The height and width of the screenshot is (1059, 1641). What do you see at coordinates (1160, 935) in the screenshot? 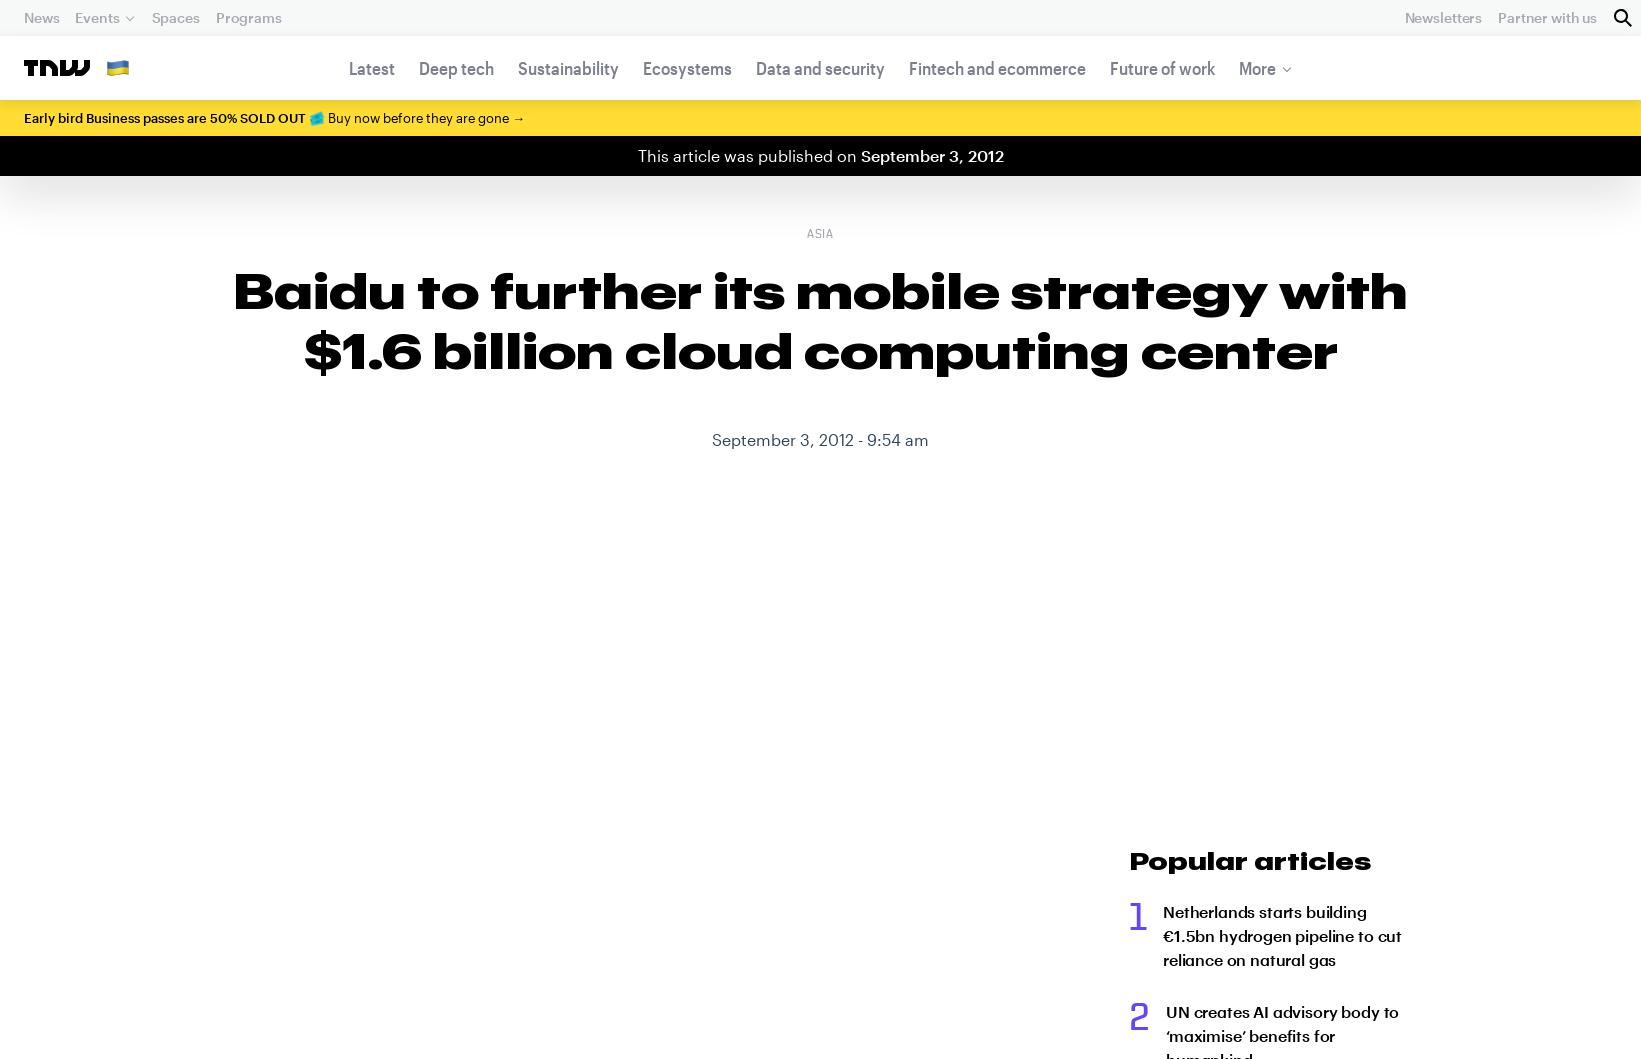
I see `'Netherlands starts building €1.5bn hydrogen pipeline to cut reliance on natural gas'` at bounding box center [1160, 935].